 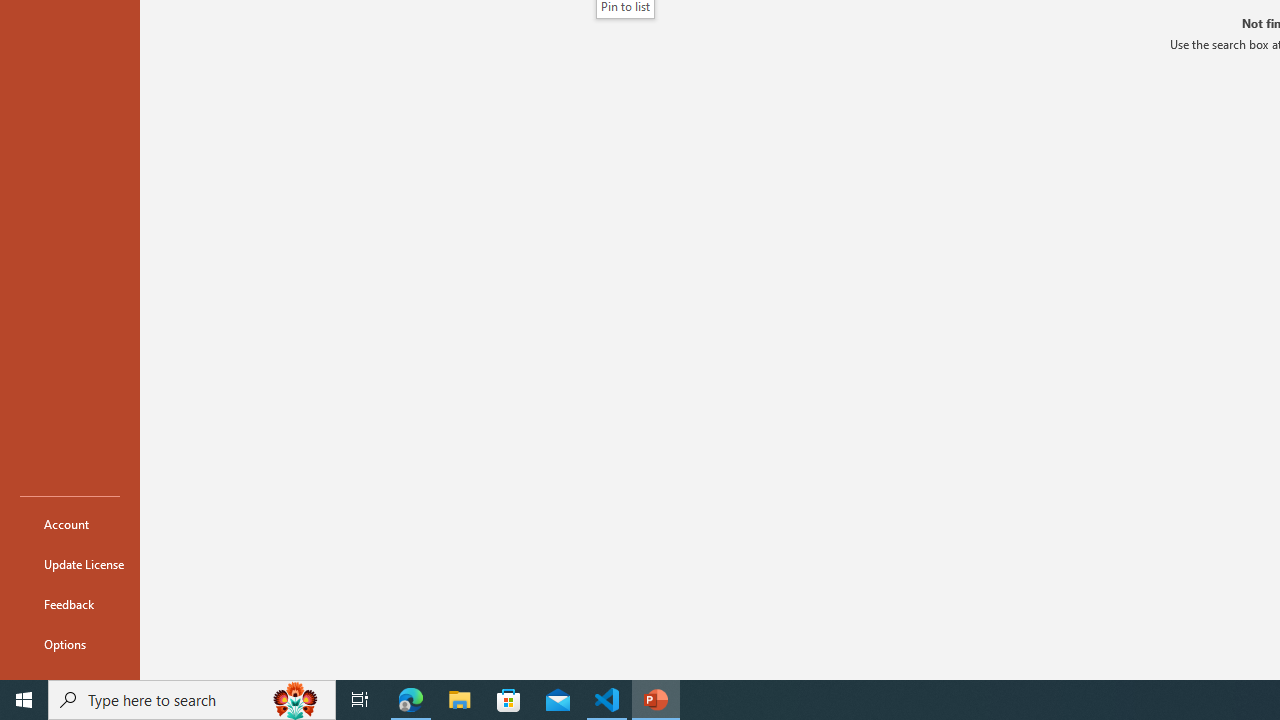 I want to click on 'Feedback', so click(x=69, y=603).